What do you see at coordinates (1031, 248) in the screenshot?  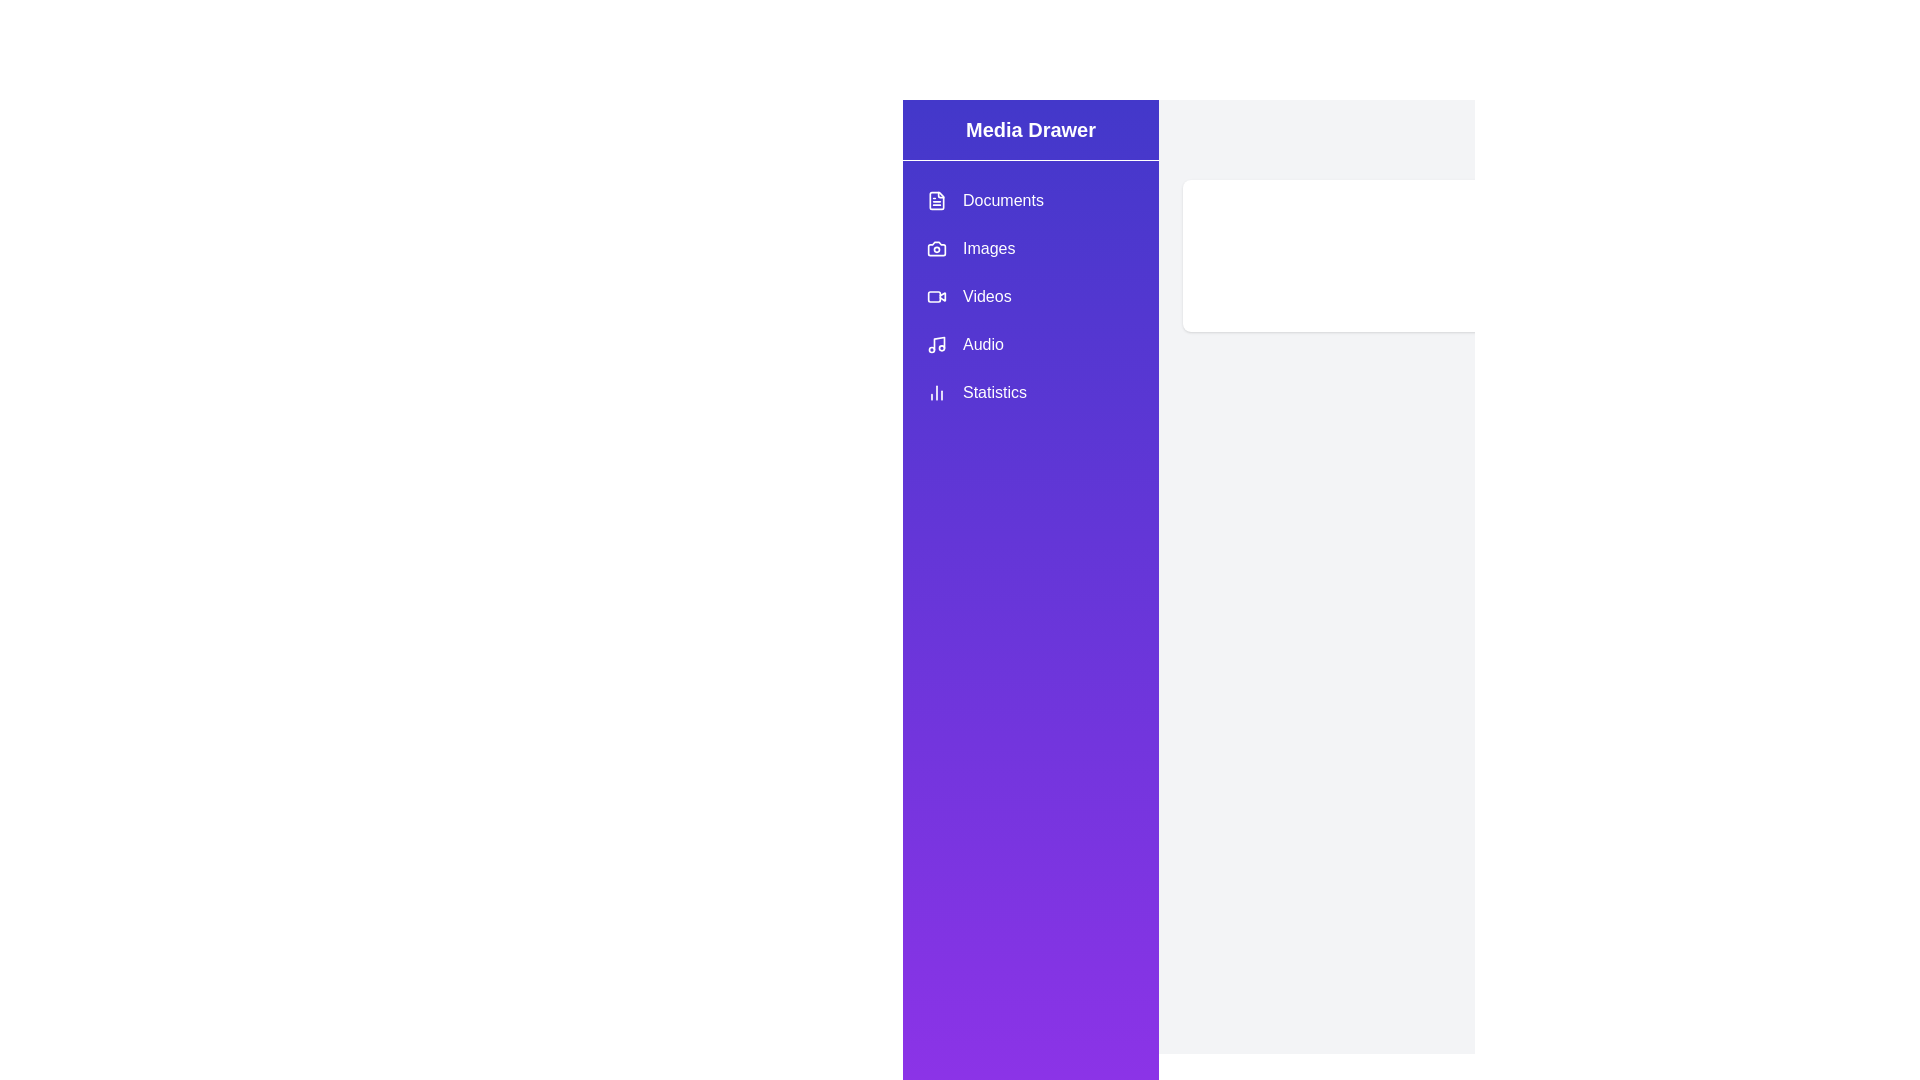 I see `the category Images in the drawer` at bounding box center [1031, 248].